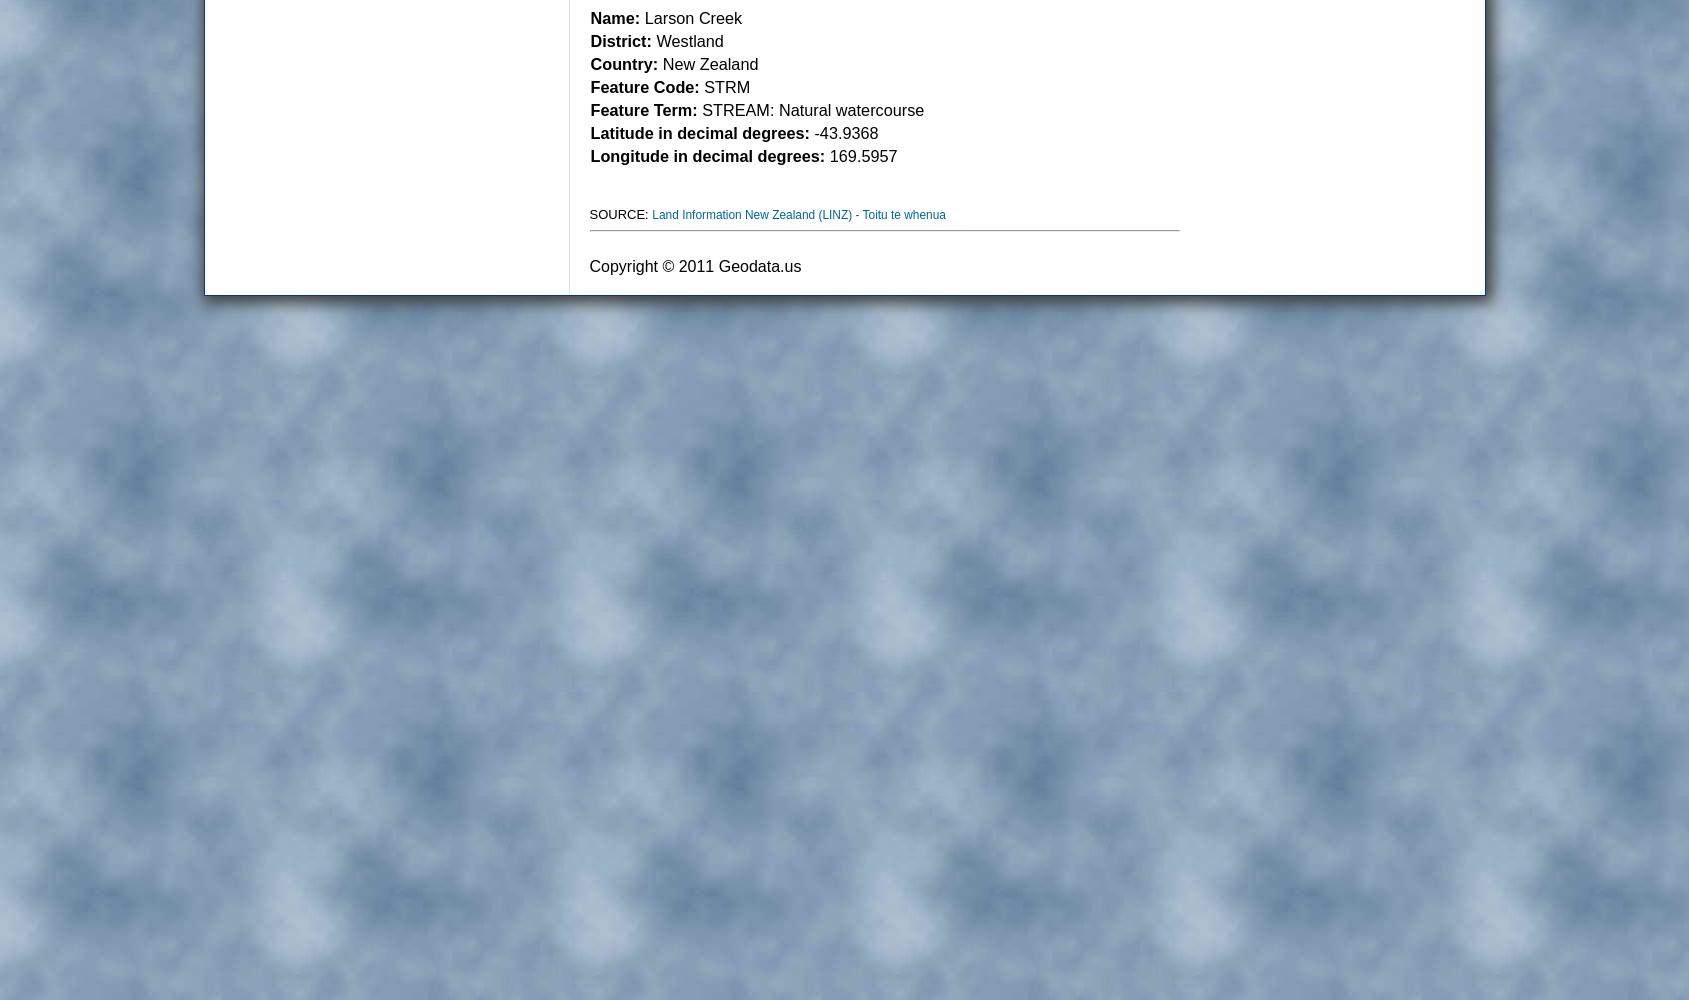  What do you see at coordinates (619, 41) in the screenshot?
I see `'District:'` at bounding box center [619, 41].